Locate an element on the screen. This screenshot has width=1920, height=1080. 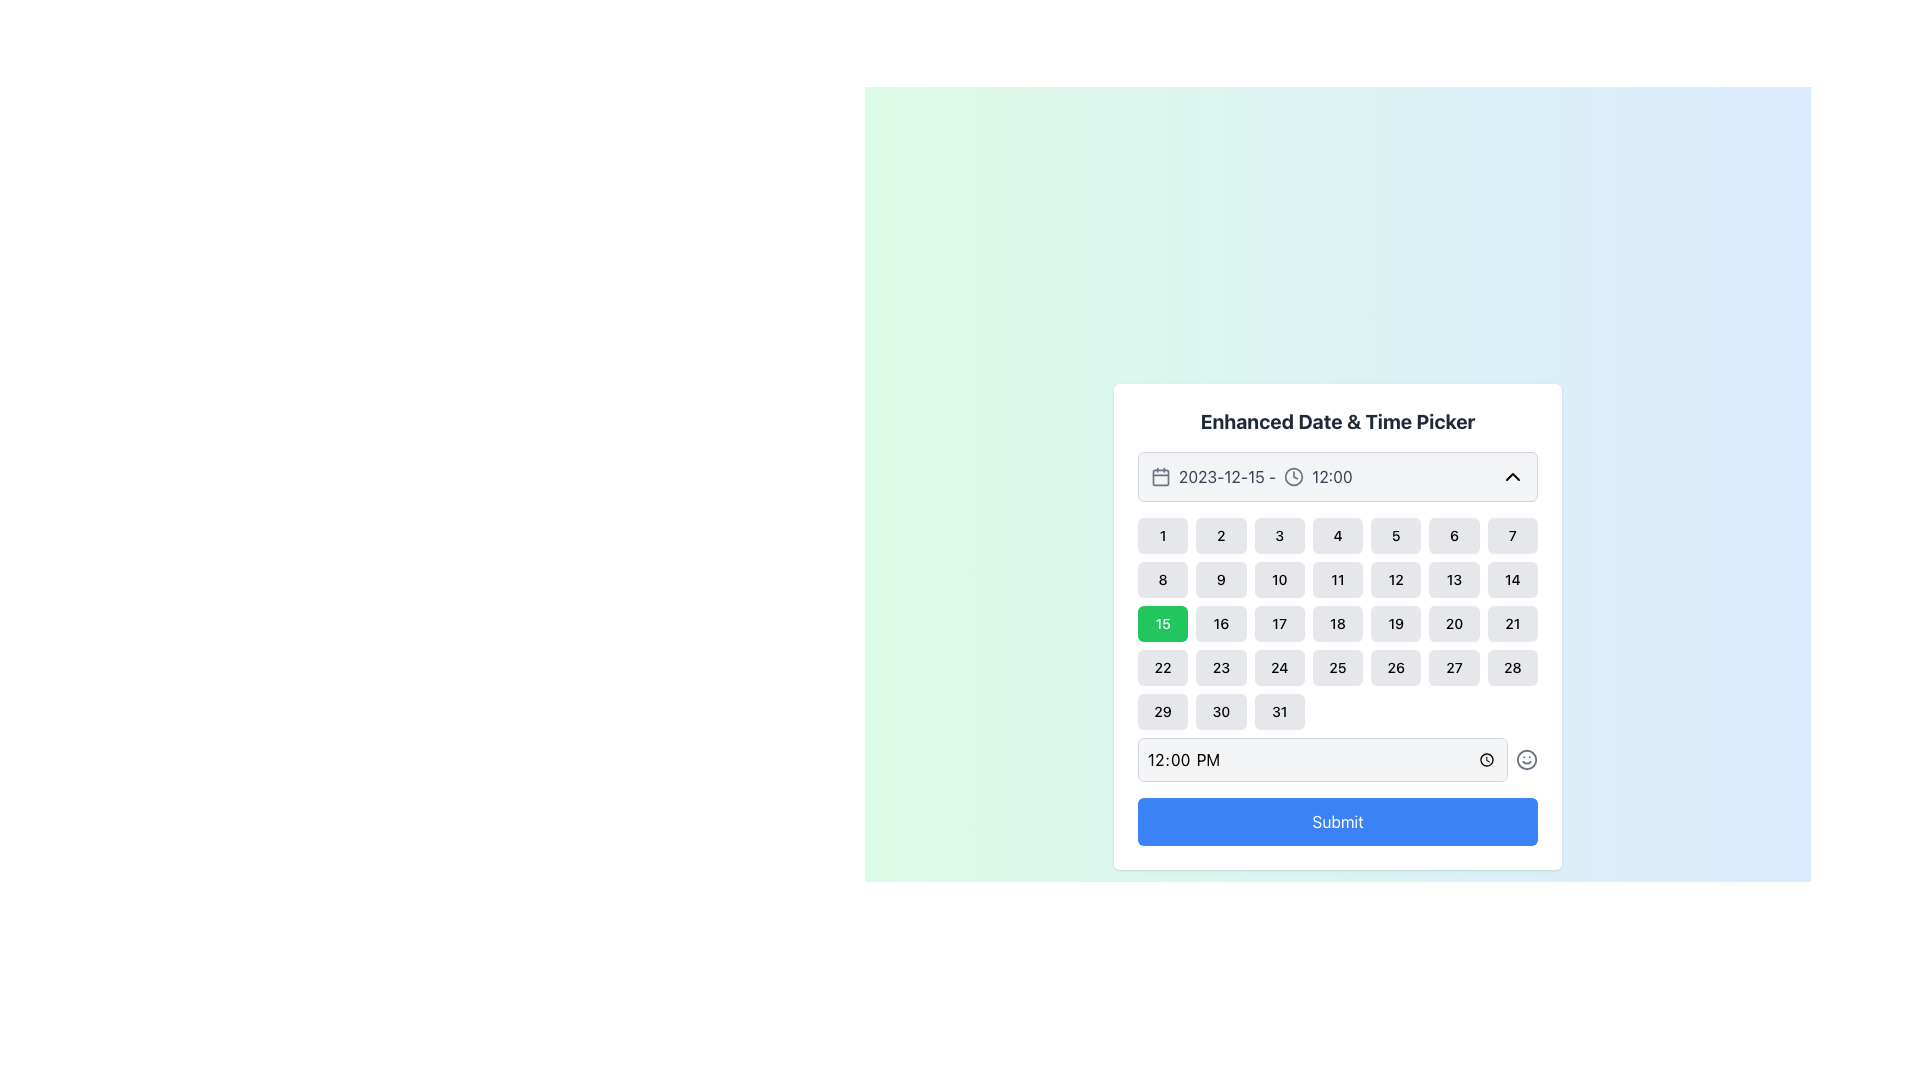
the button representing the selectable date '4' in the calendar interface is located at coordinates (1338, 535).